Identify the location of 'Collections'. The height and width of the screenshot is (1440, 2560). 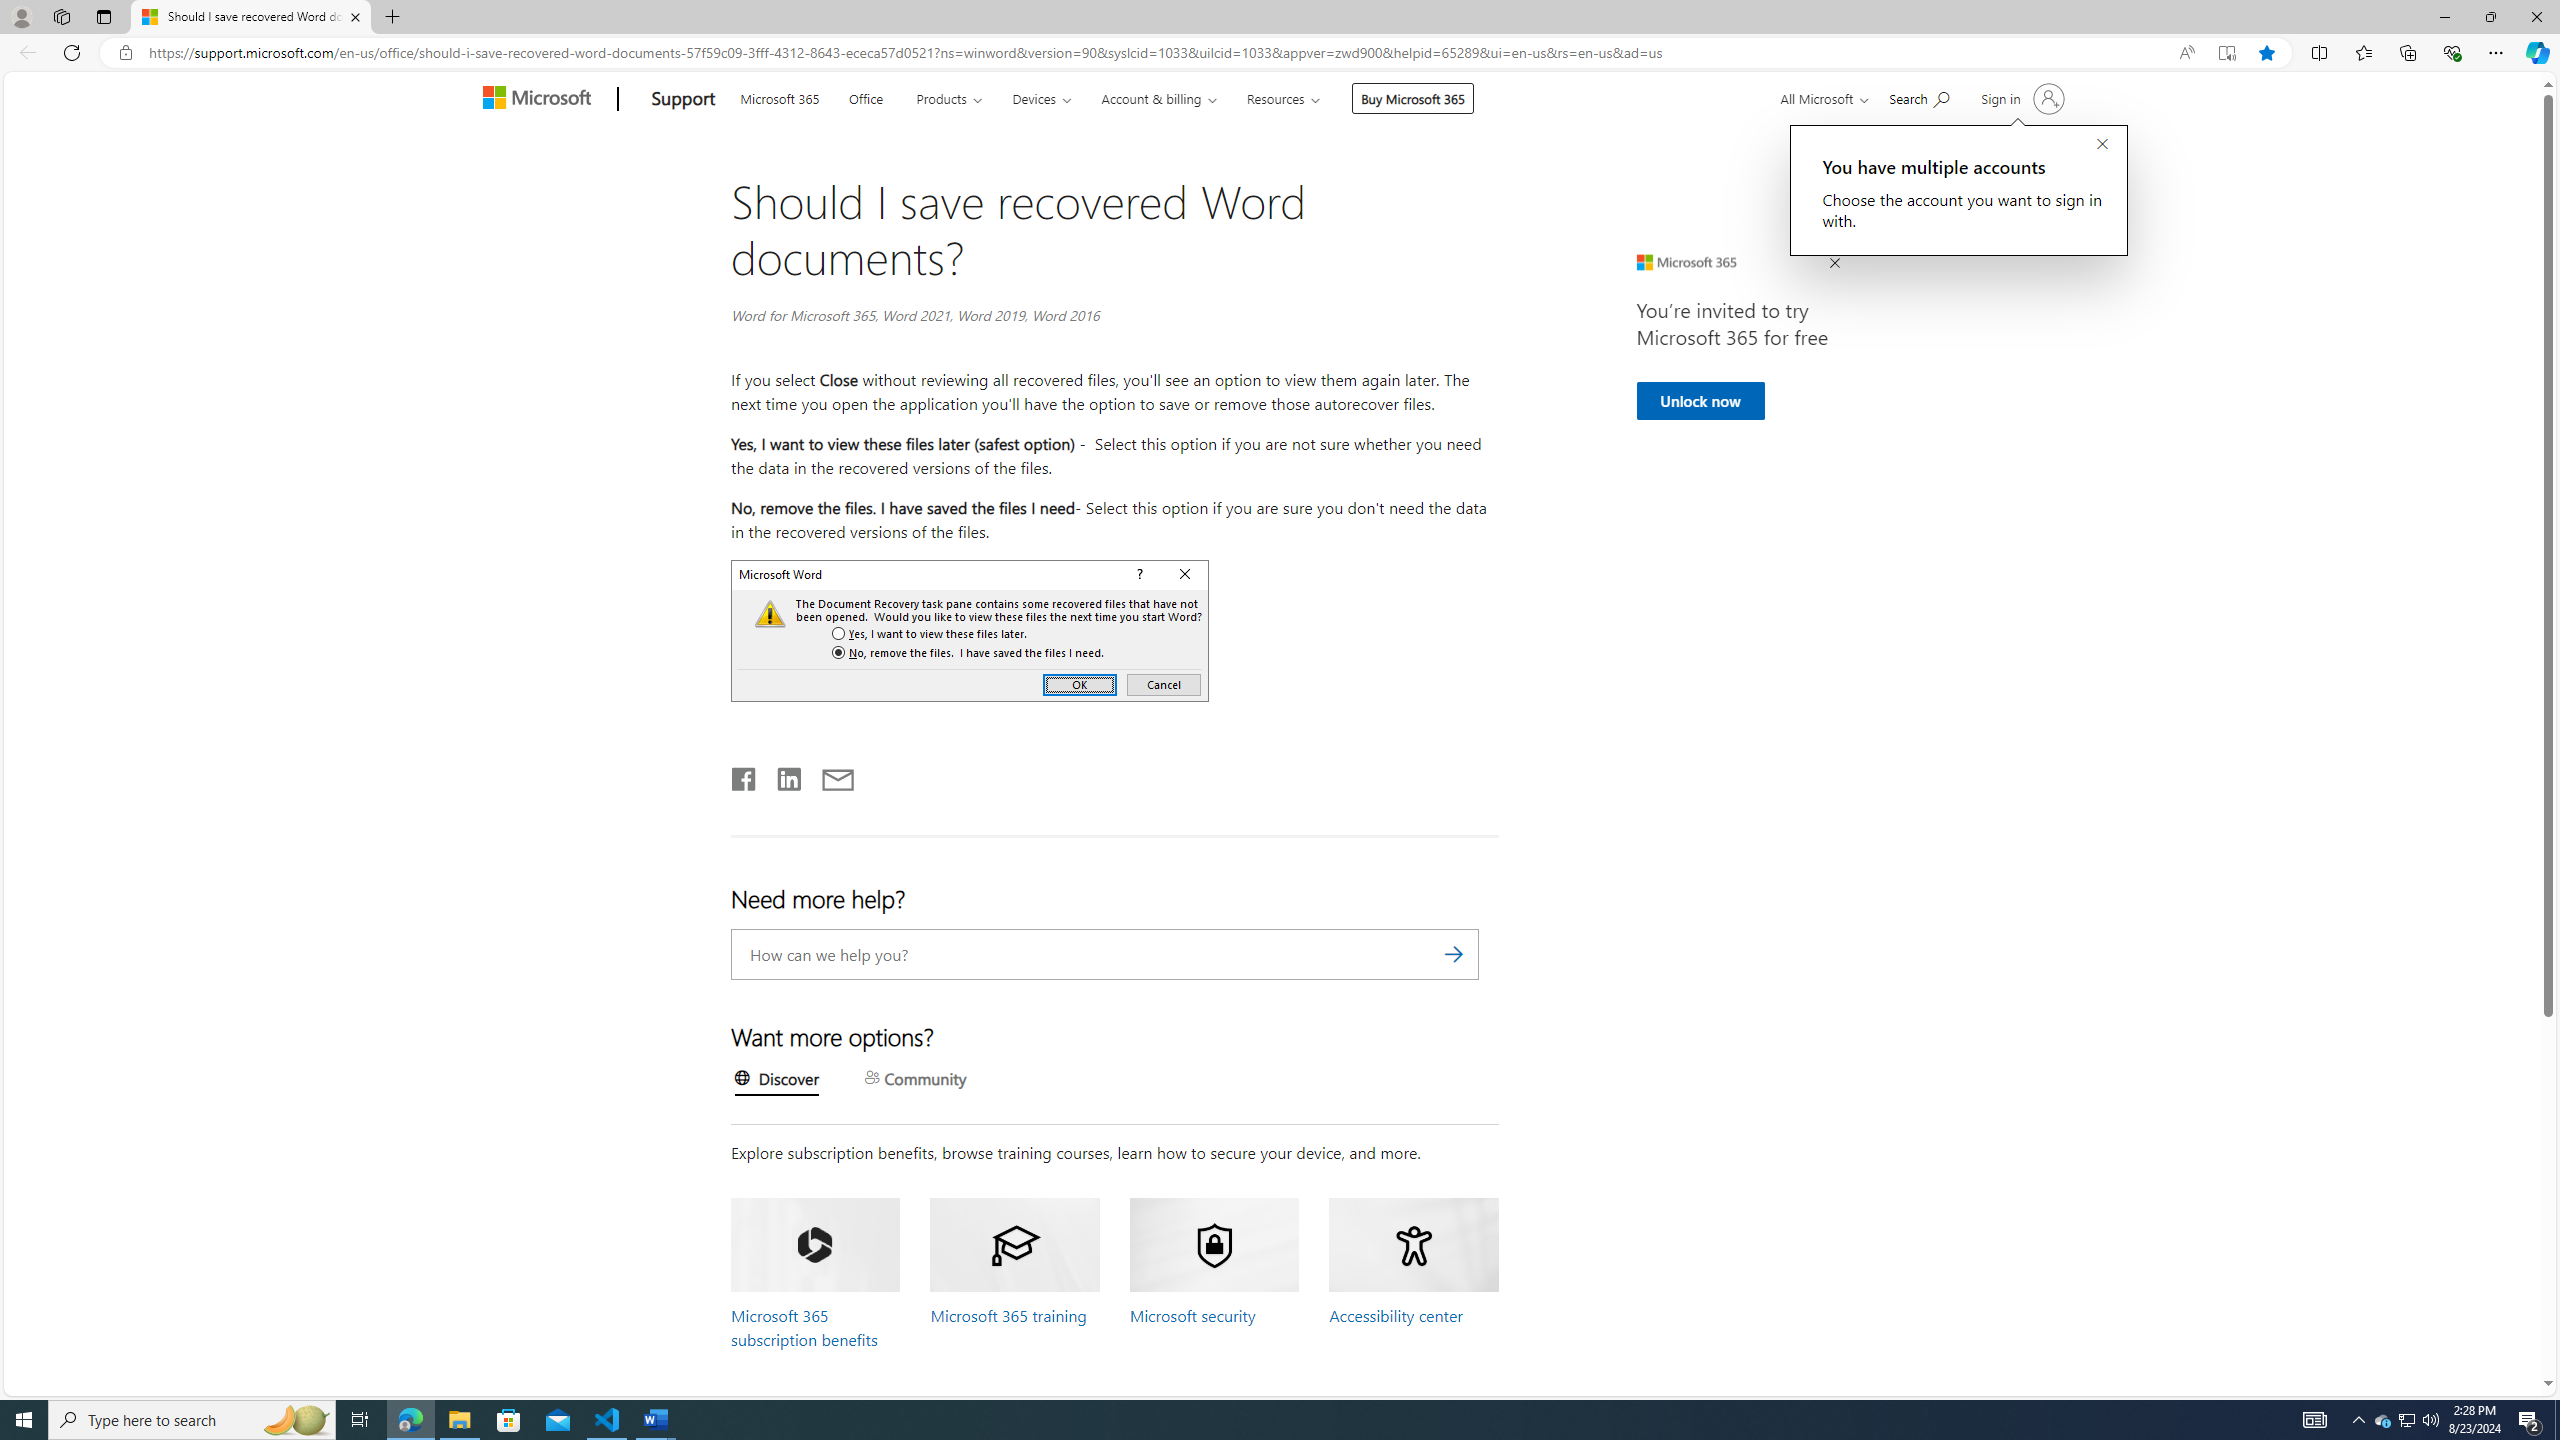
(2406, 51).